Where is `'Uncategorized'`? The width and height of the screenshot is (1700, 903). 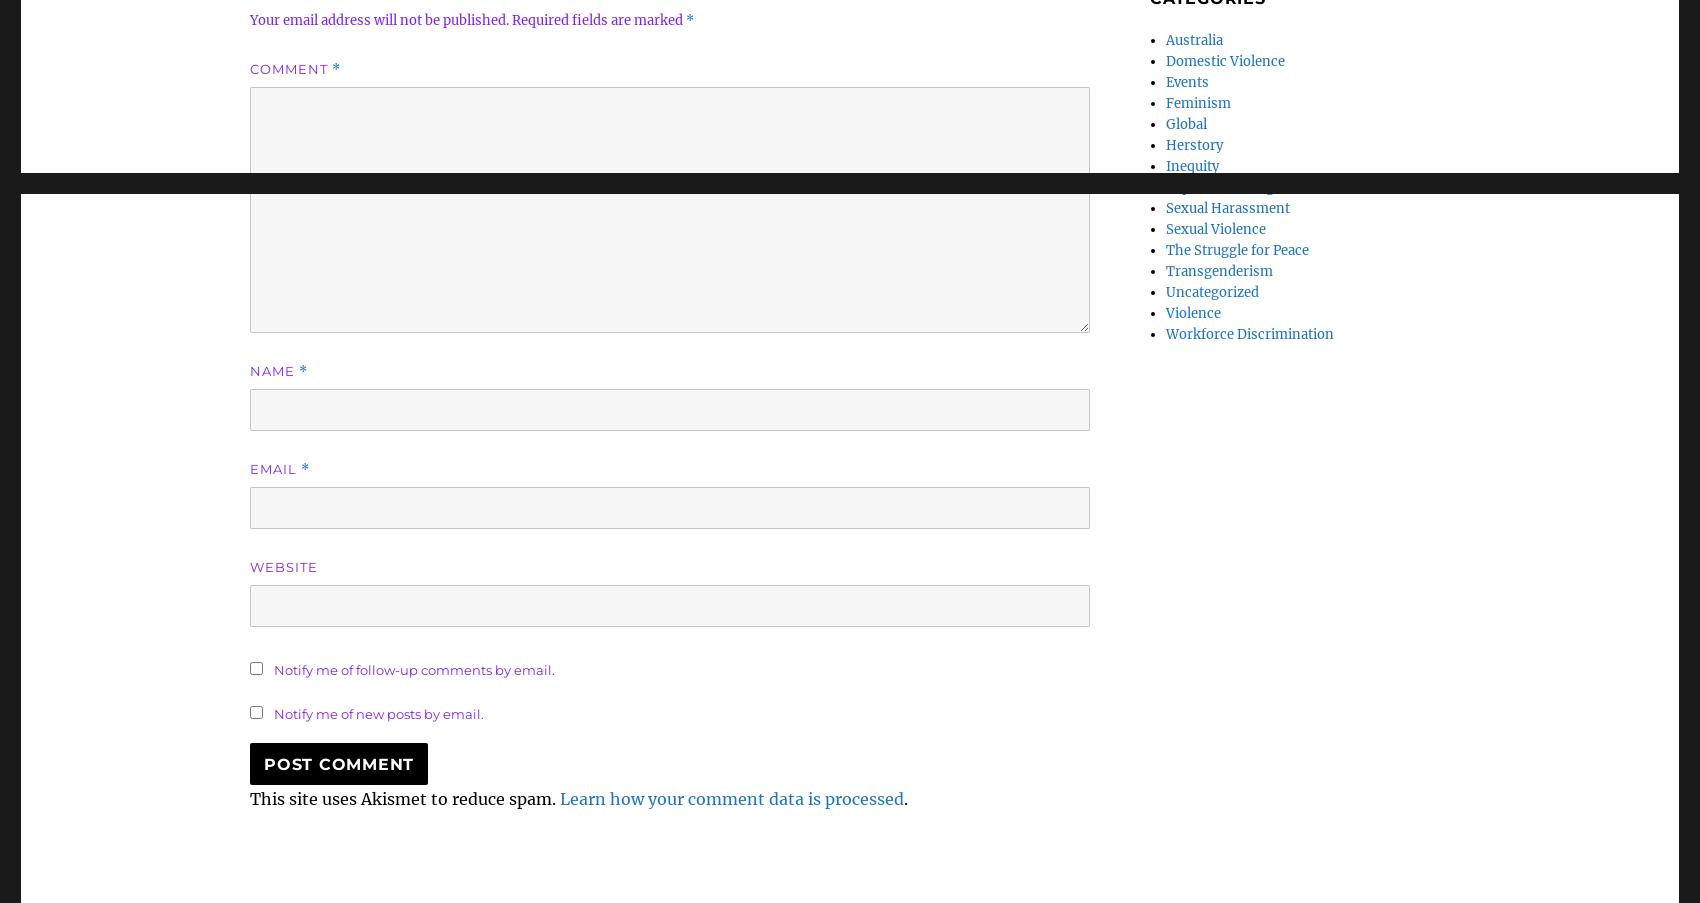
'Uncategorized' is located at coordinates (1211, 291).